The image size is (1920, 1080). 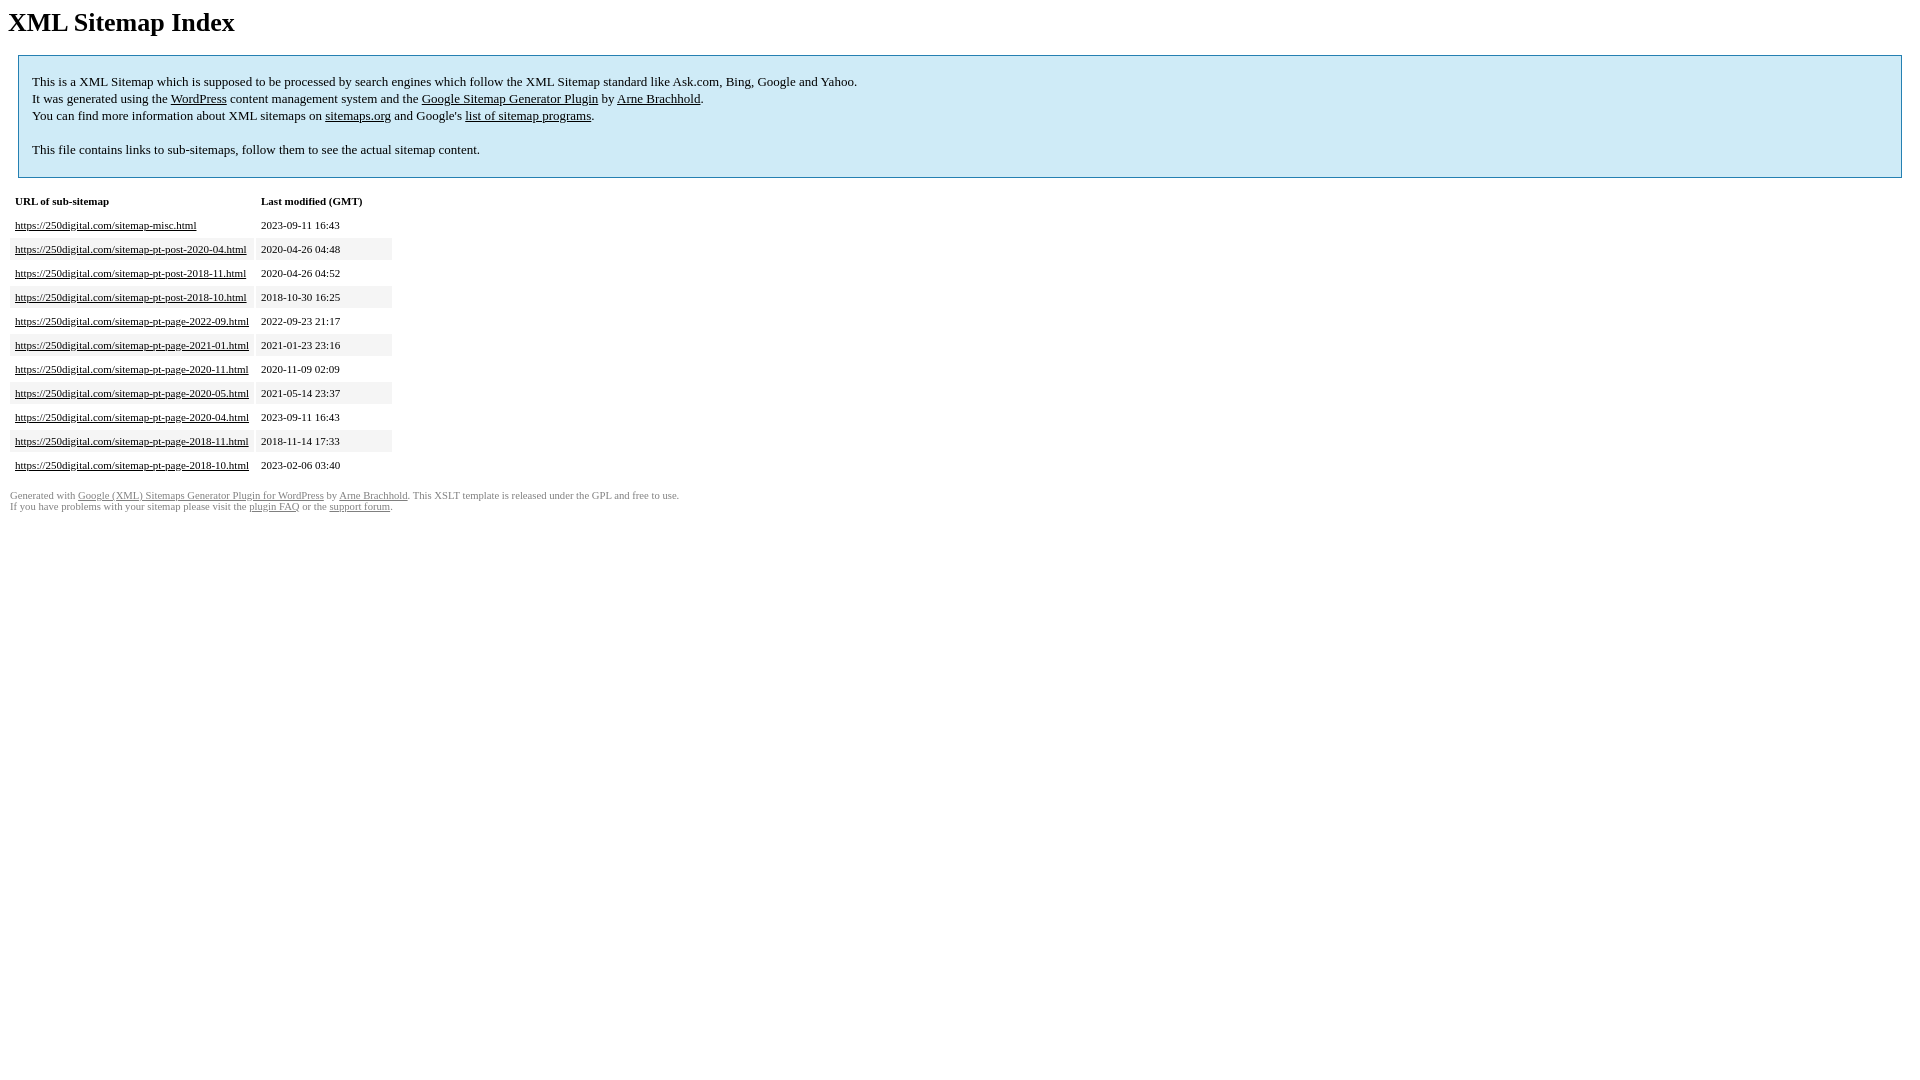 What do you see at coordinates (272, 505) in the screenshot?
I see `'plugin FAQ'` at bounding box center [272, 505].